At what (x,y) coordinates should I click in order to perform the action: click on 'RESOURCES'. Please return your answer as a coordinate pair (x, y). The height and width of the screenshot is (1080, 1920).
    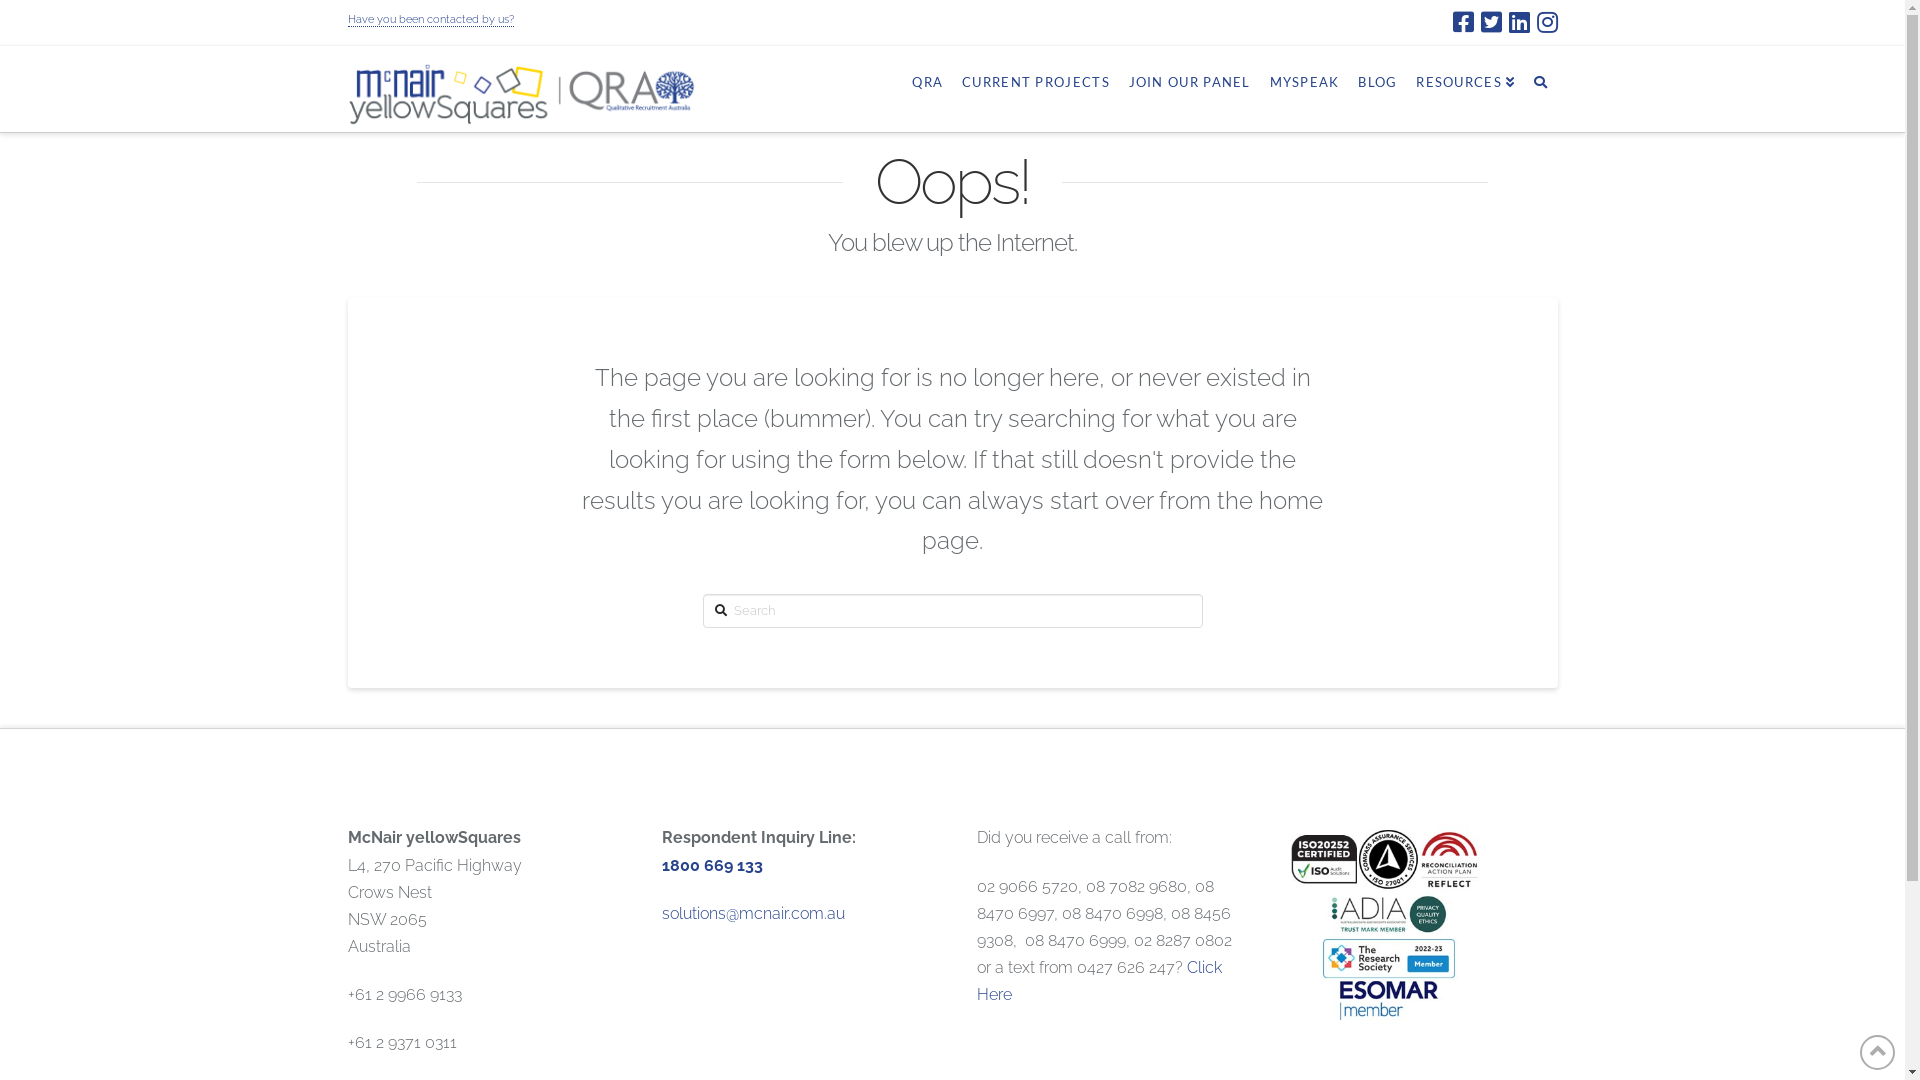
    Looking at the image, I should click on (1464, 80).